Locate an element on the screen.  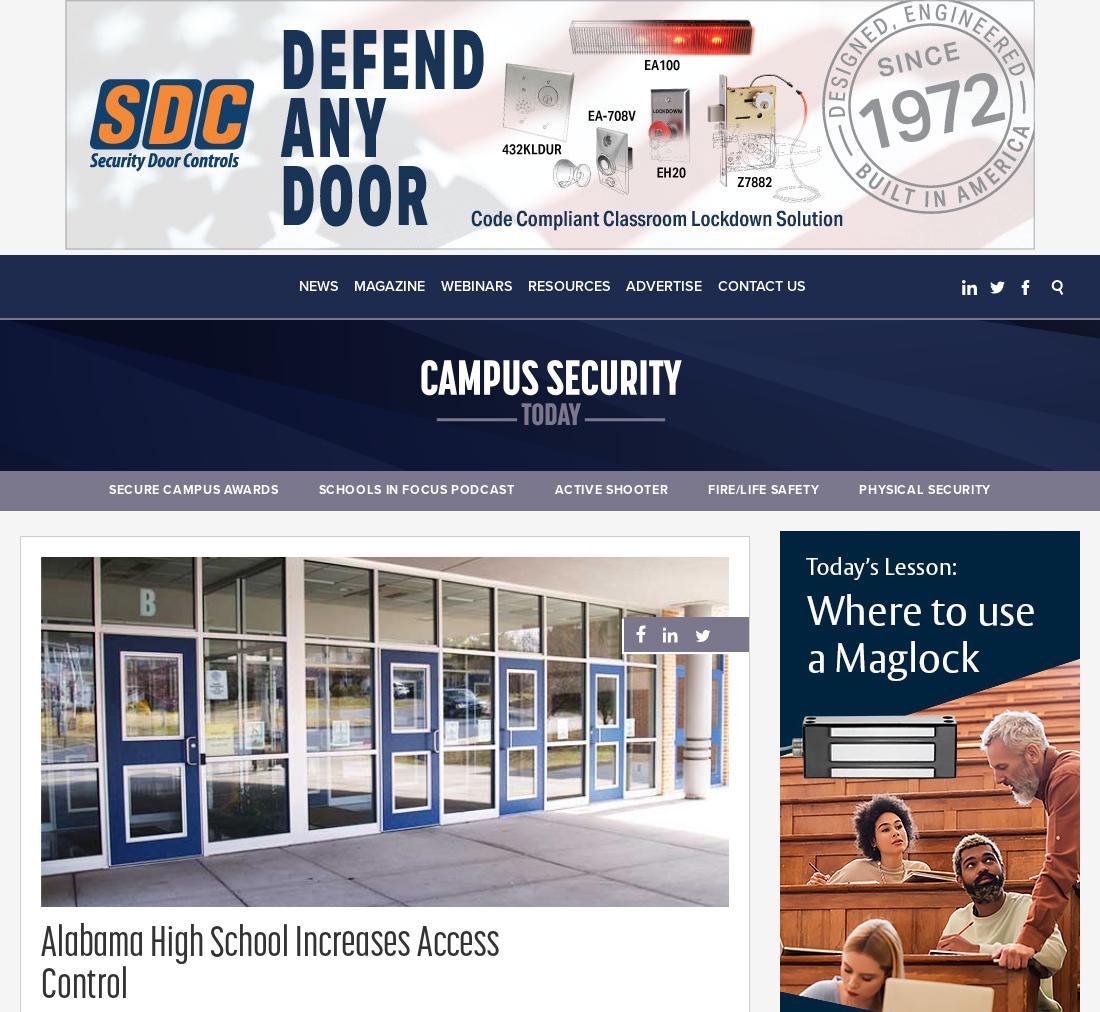
'Resources' is located at coordinates (568, 285).